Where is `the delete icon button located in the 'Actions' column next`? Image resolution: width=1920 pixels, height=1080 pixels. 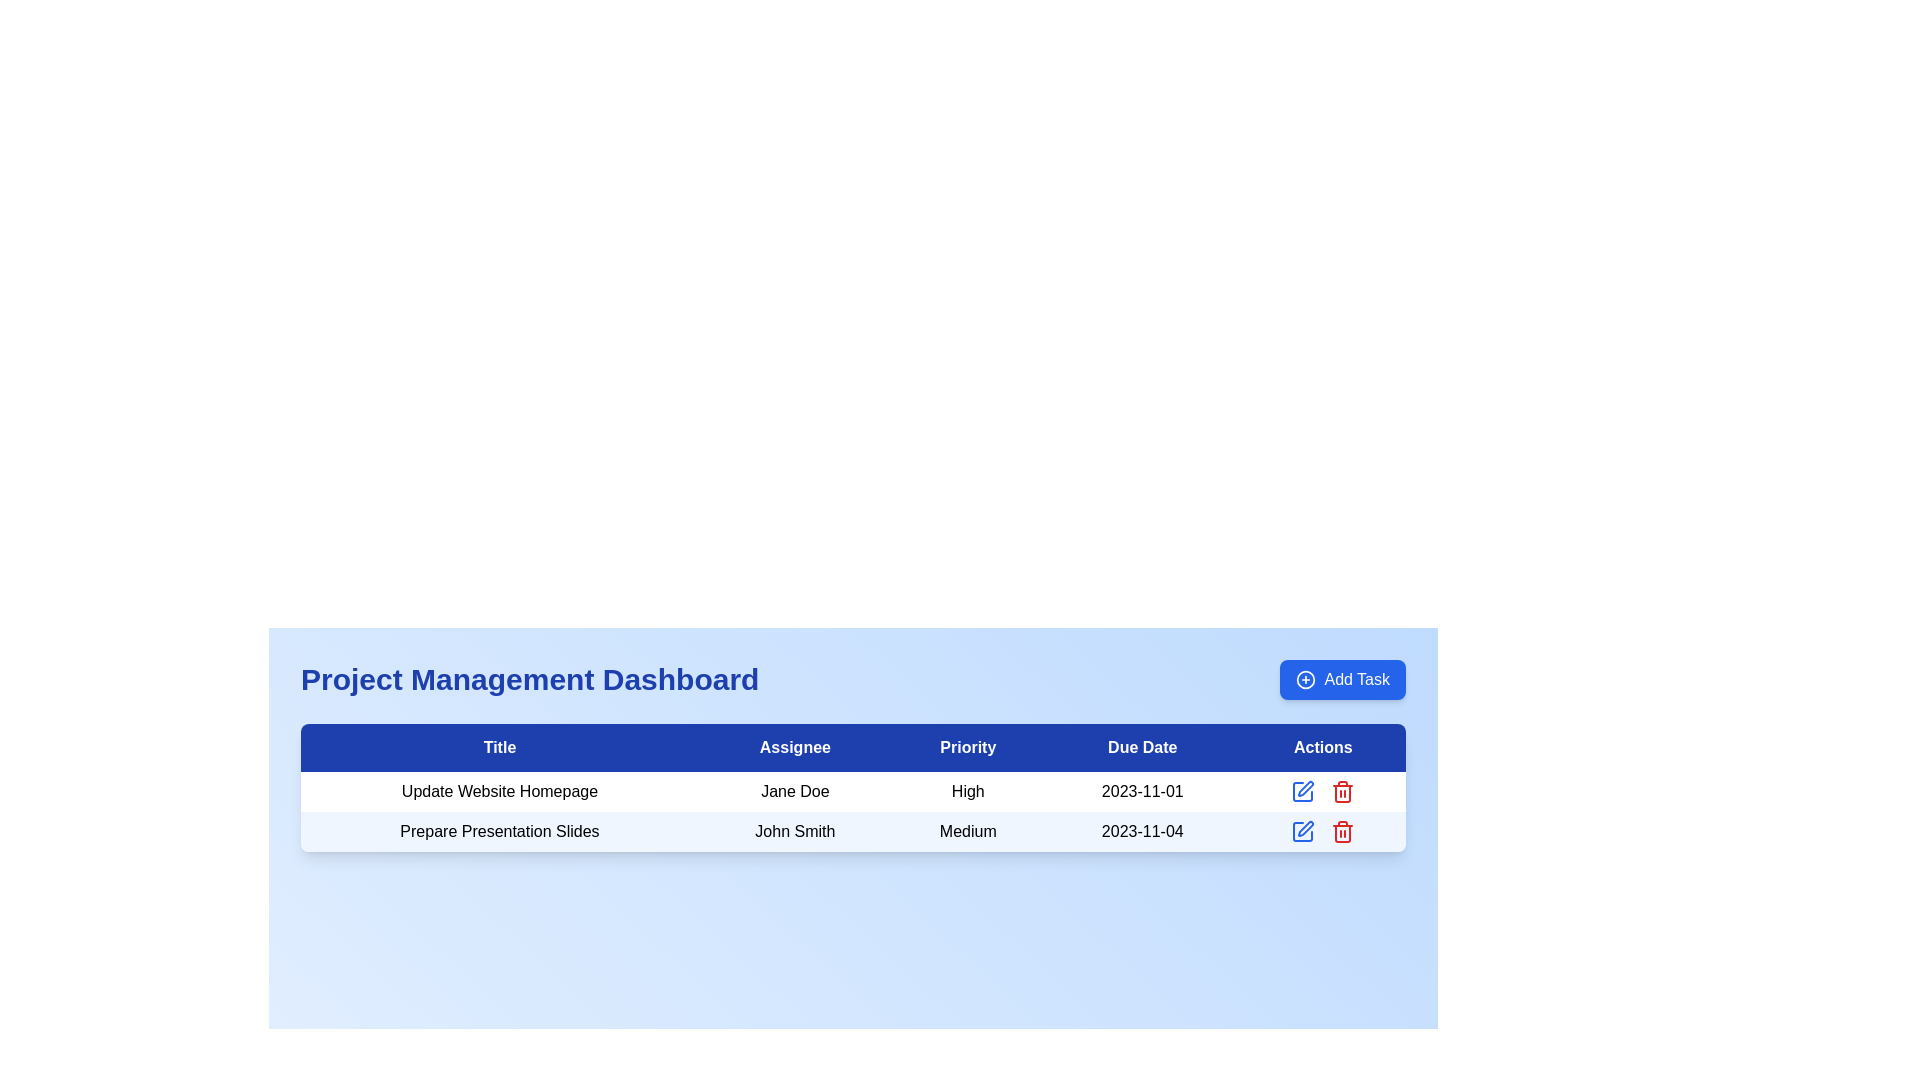
the delete icon button located in the 'Actions' column next is located at coordinates (1323, 790).